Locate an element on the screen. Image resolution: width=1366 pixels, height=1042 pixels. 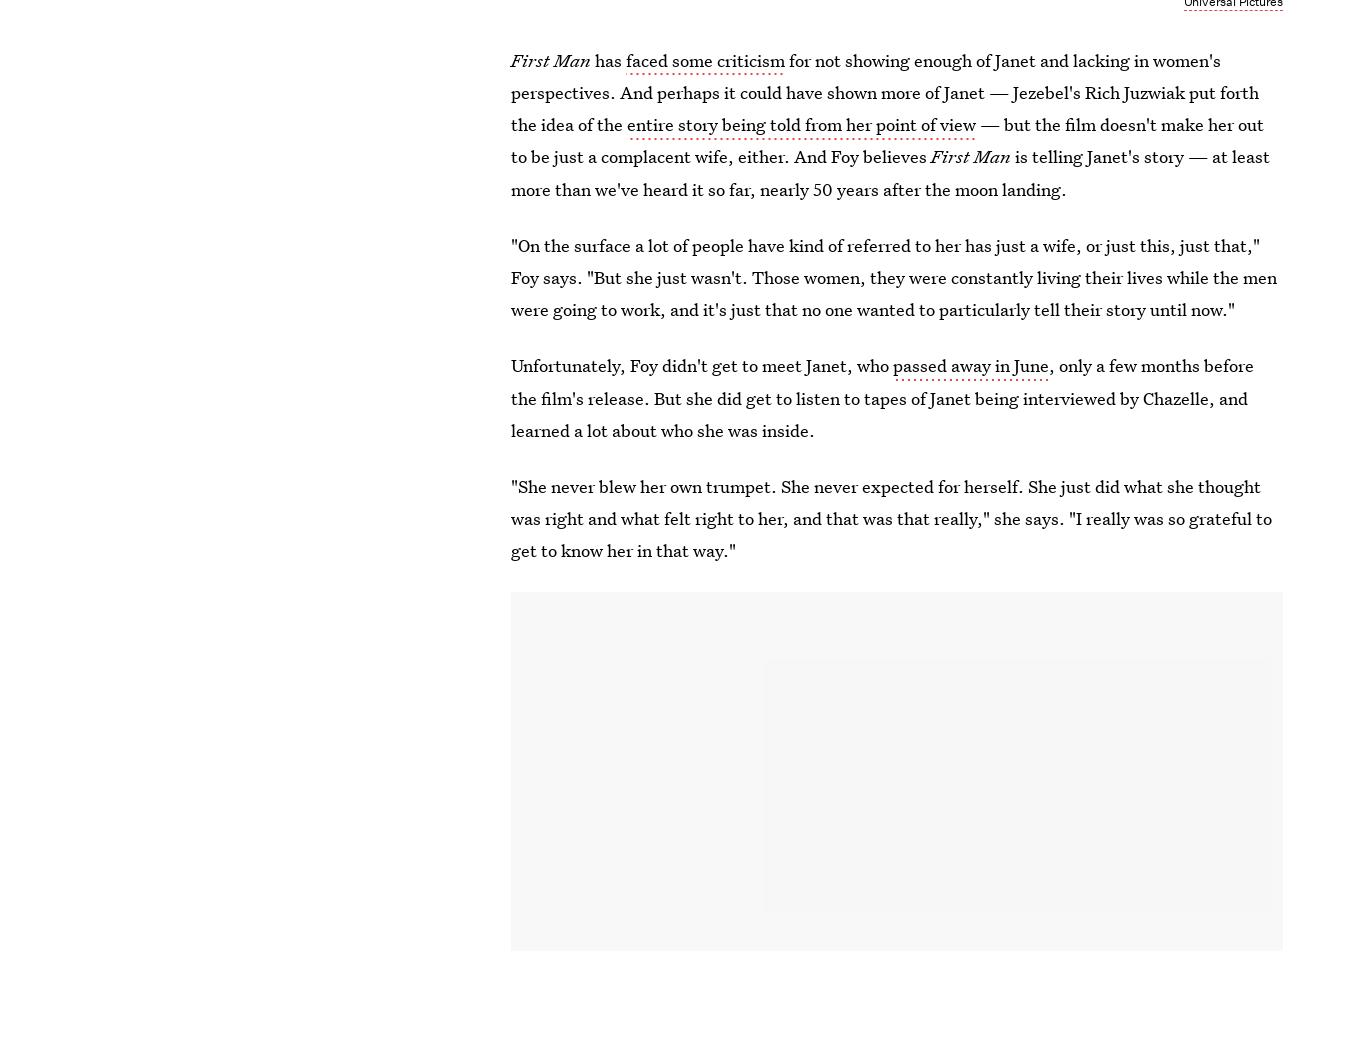
'has' is located at coordinates (609, 58).